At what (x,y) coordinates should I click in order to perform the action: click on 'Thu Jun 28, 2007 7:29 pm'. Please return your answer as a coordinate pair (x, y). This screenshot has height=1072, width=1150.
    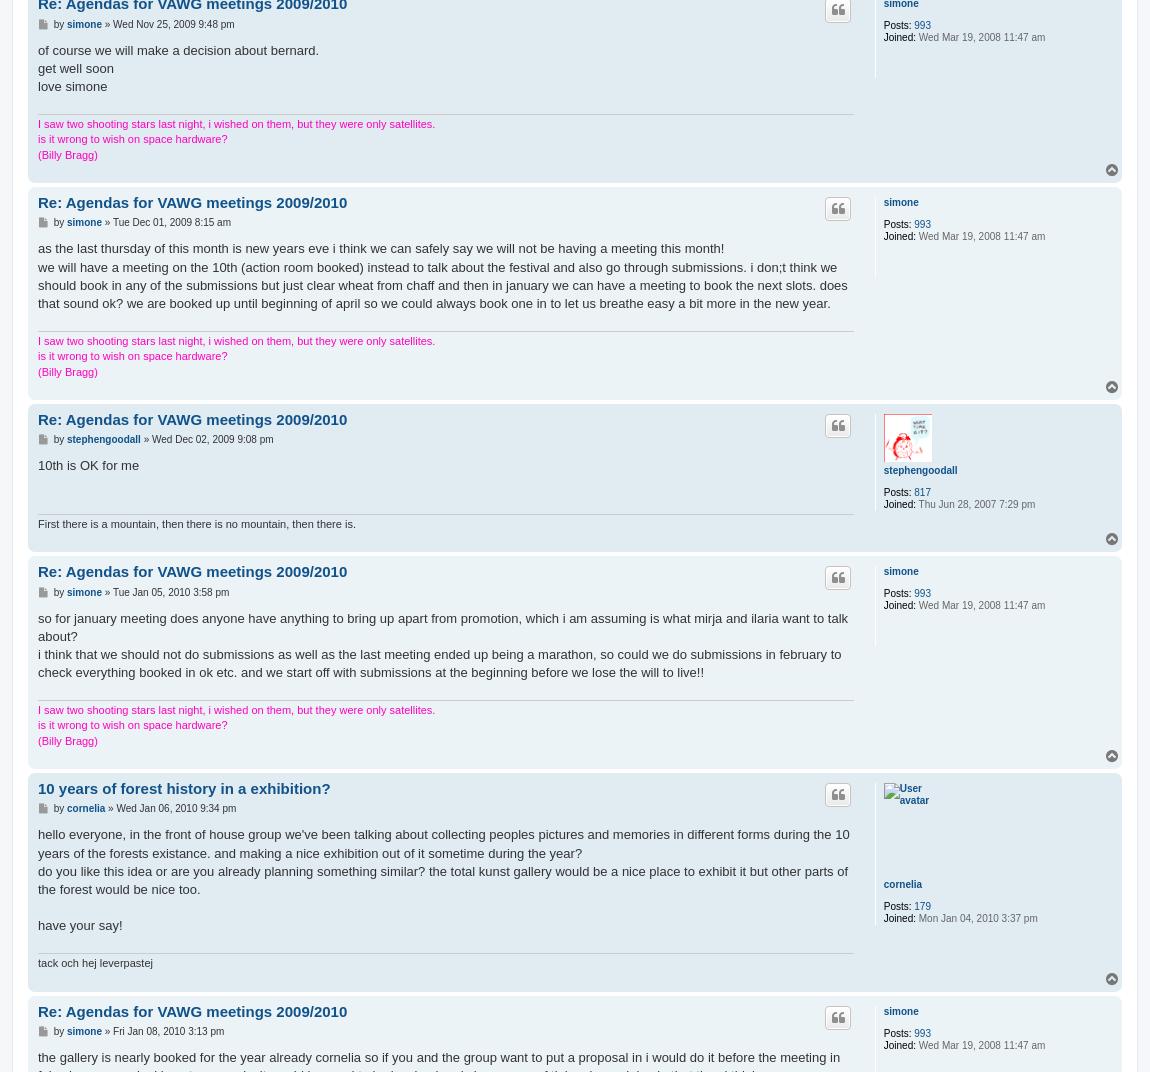
    Looking at the image, I should click on (974, 503).